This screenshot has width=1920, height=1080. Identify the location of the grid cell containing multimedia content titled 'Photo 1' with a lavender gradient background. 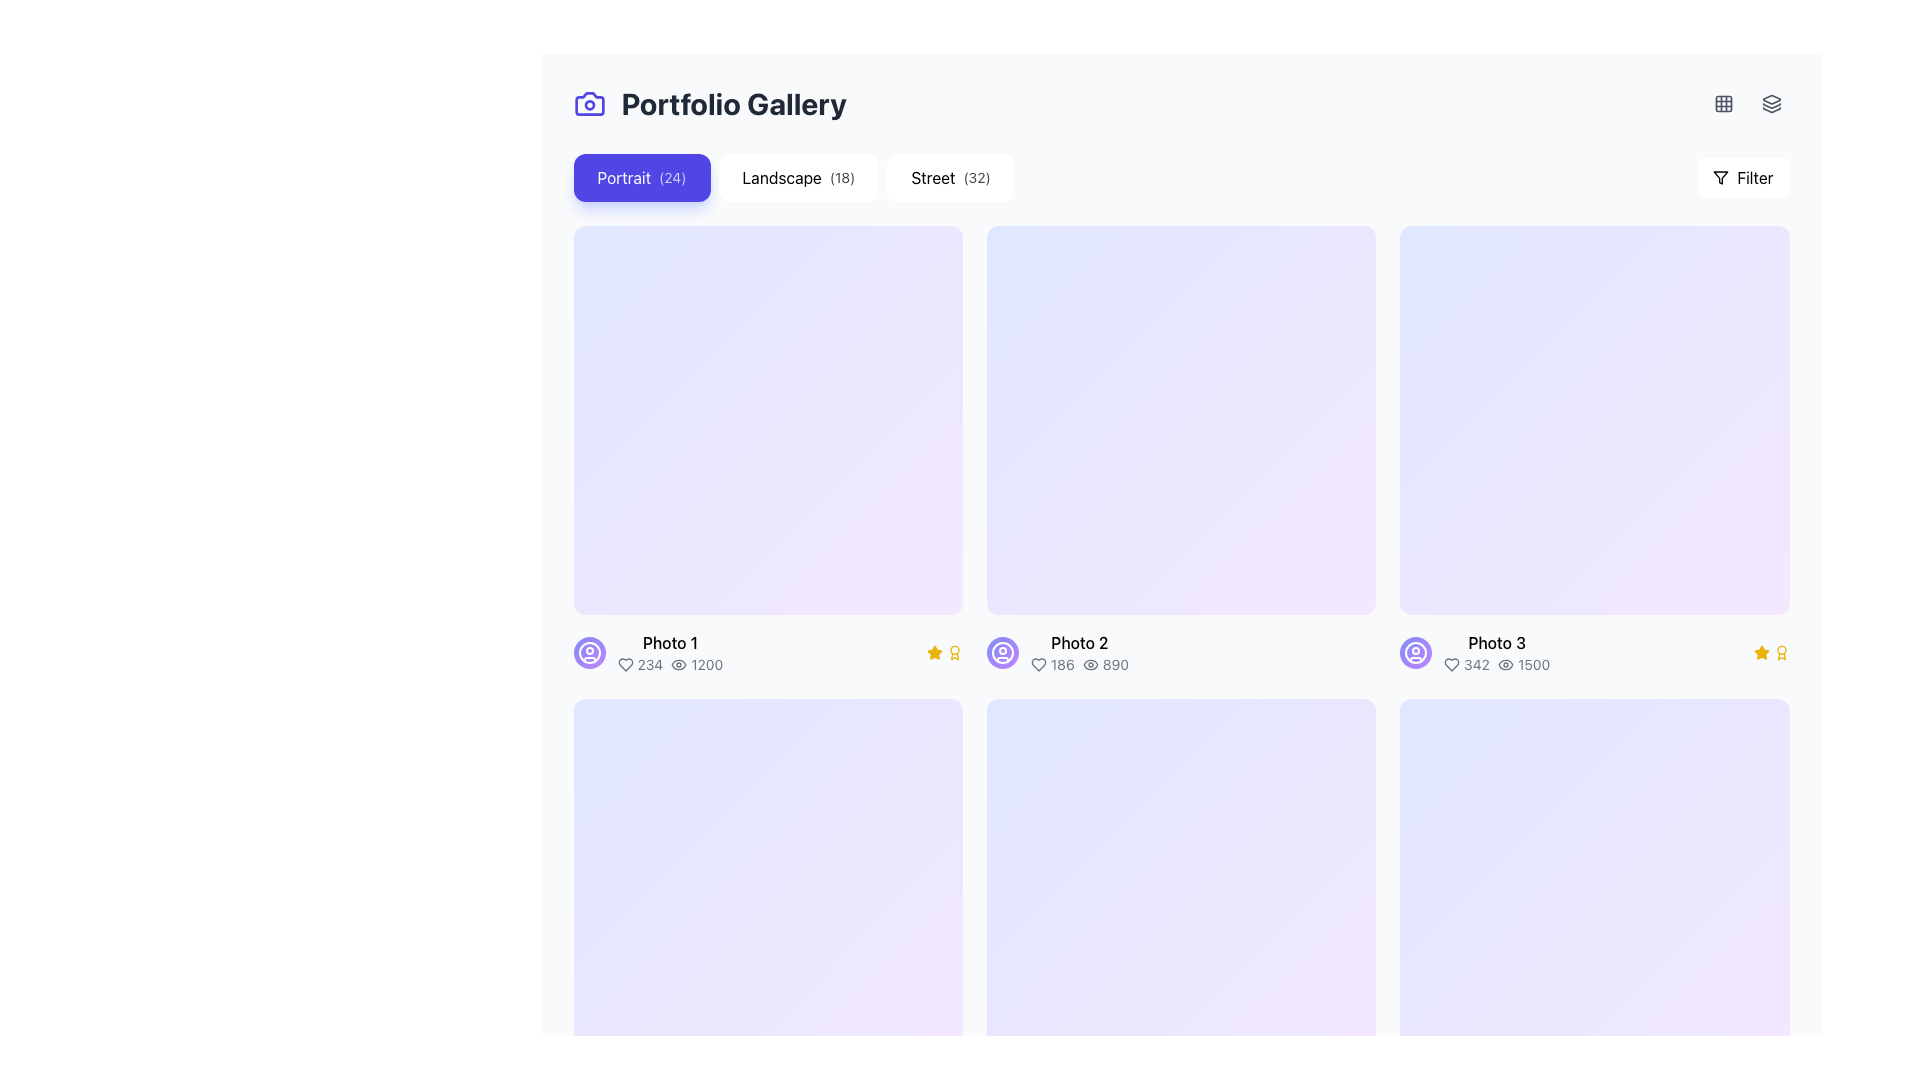
(767, 450).